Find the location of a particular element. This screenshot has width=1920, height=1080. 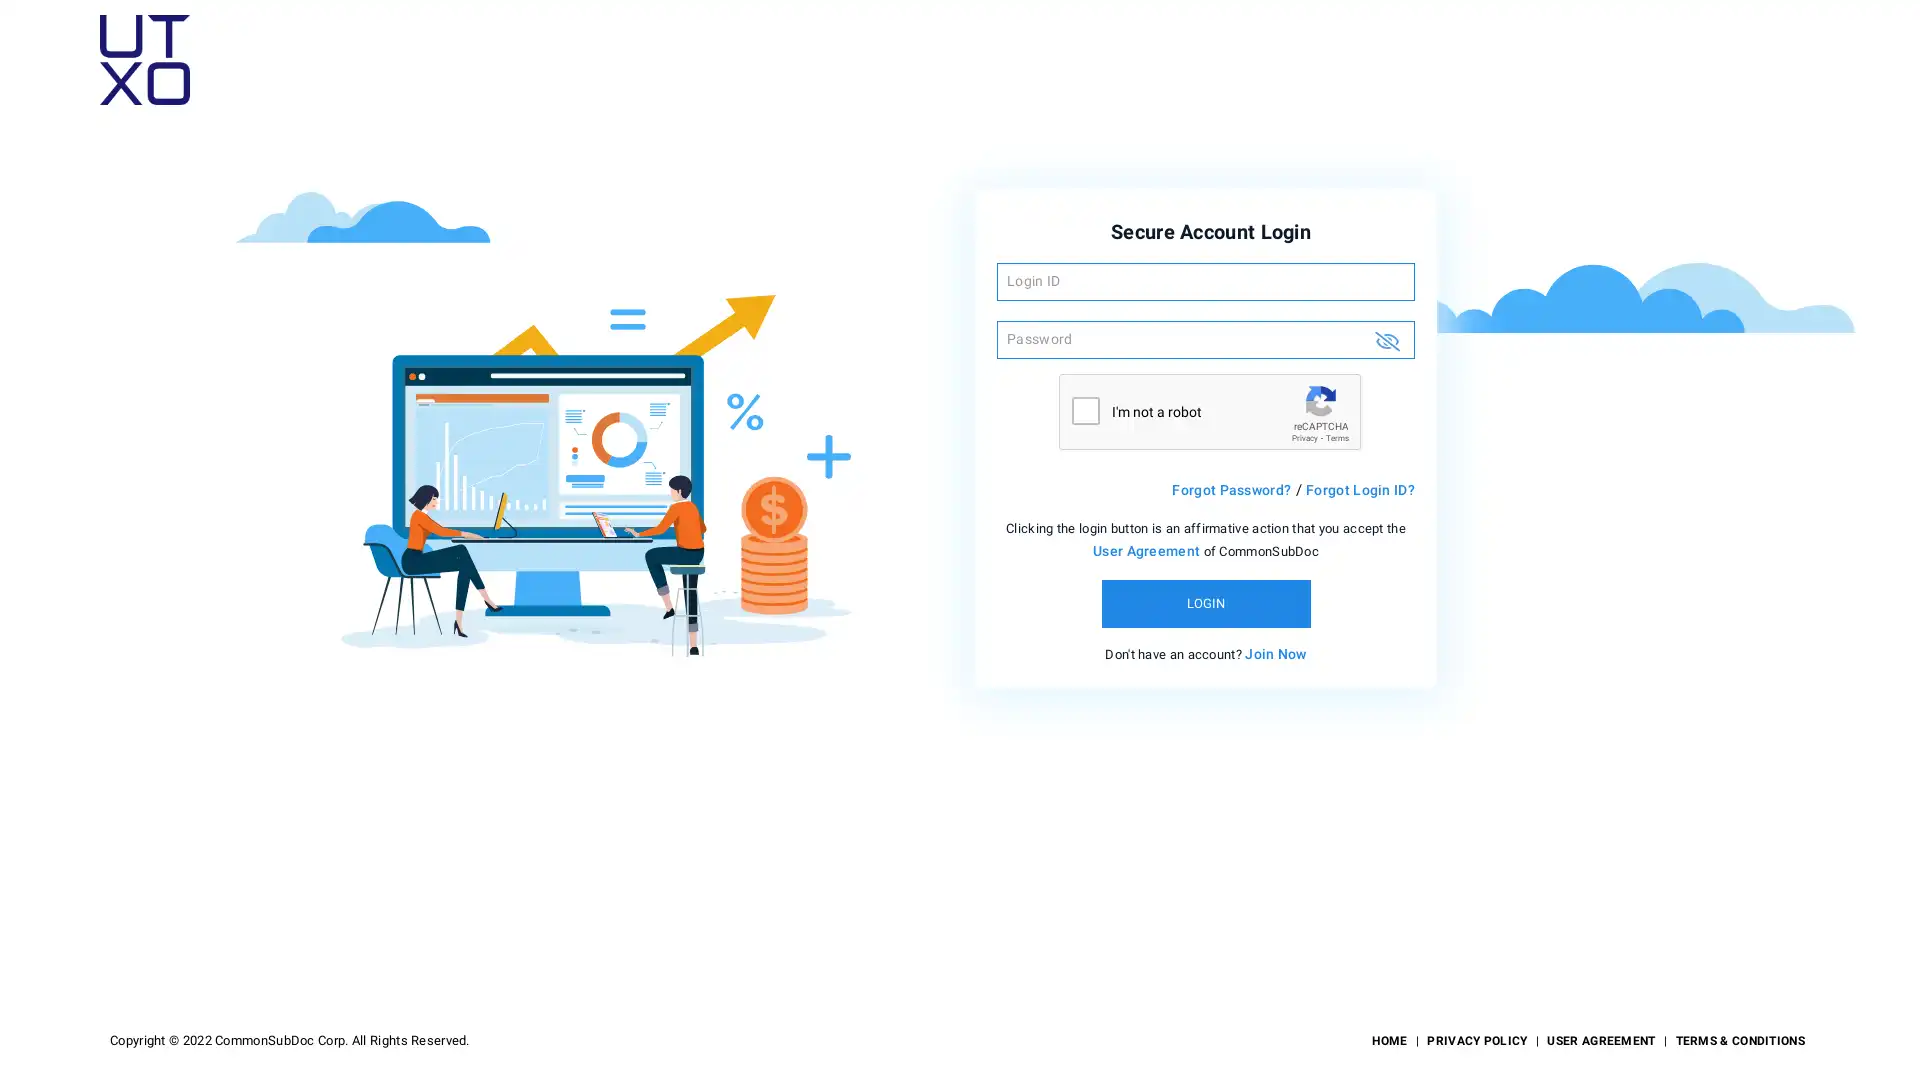

LOGIN is located at coordinates (1204, 602).